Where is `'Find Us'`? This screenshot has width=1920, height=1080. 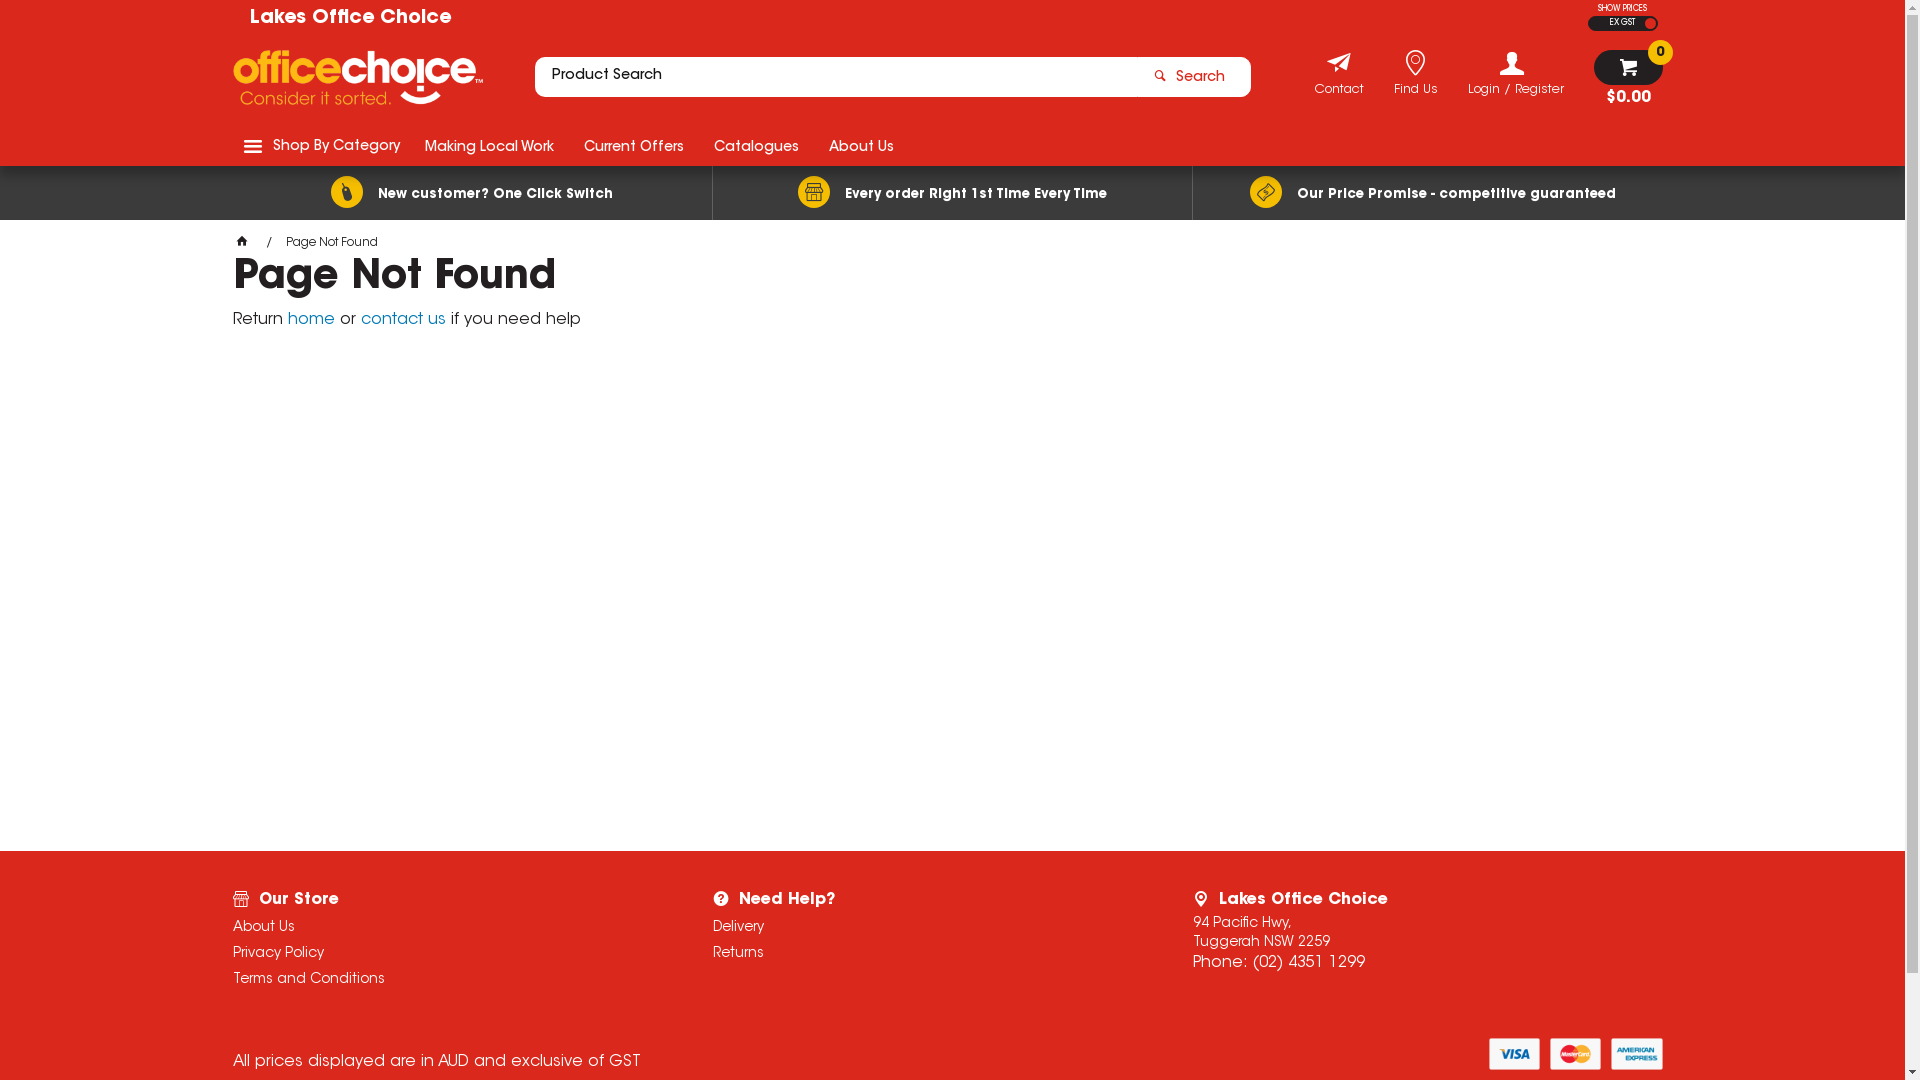
'Find Us' is located at coordinates (1415, 92).